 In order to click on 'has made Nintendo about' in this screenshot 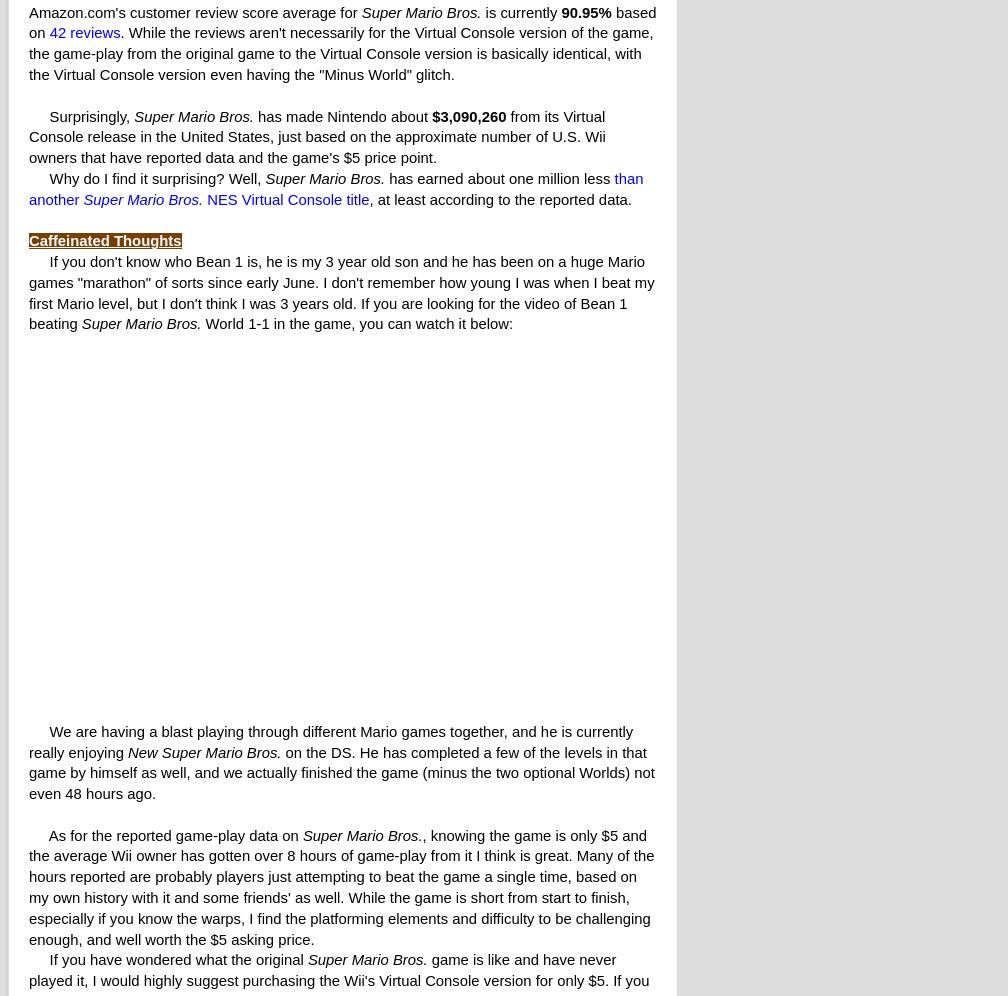, I will do `click(342, 116)`.